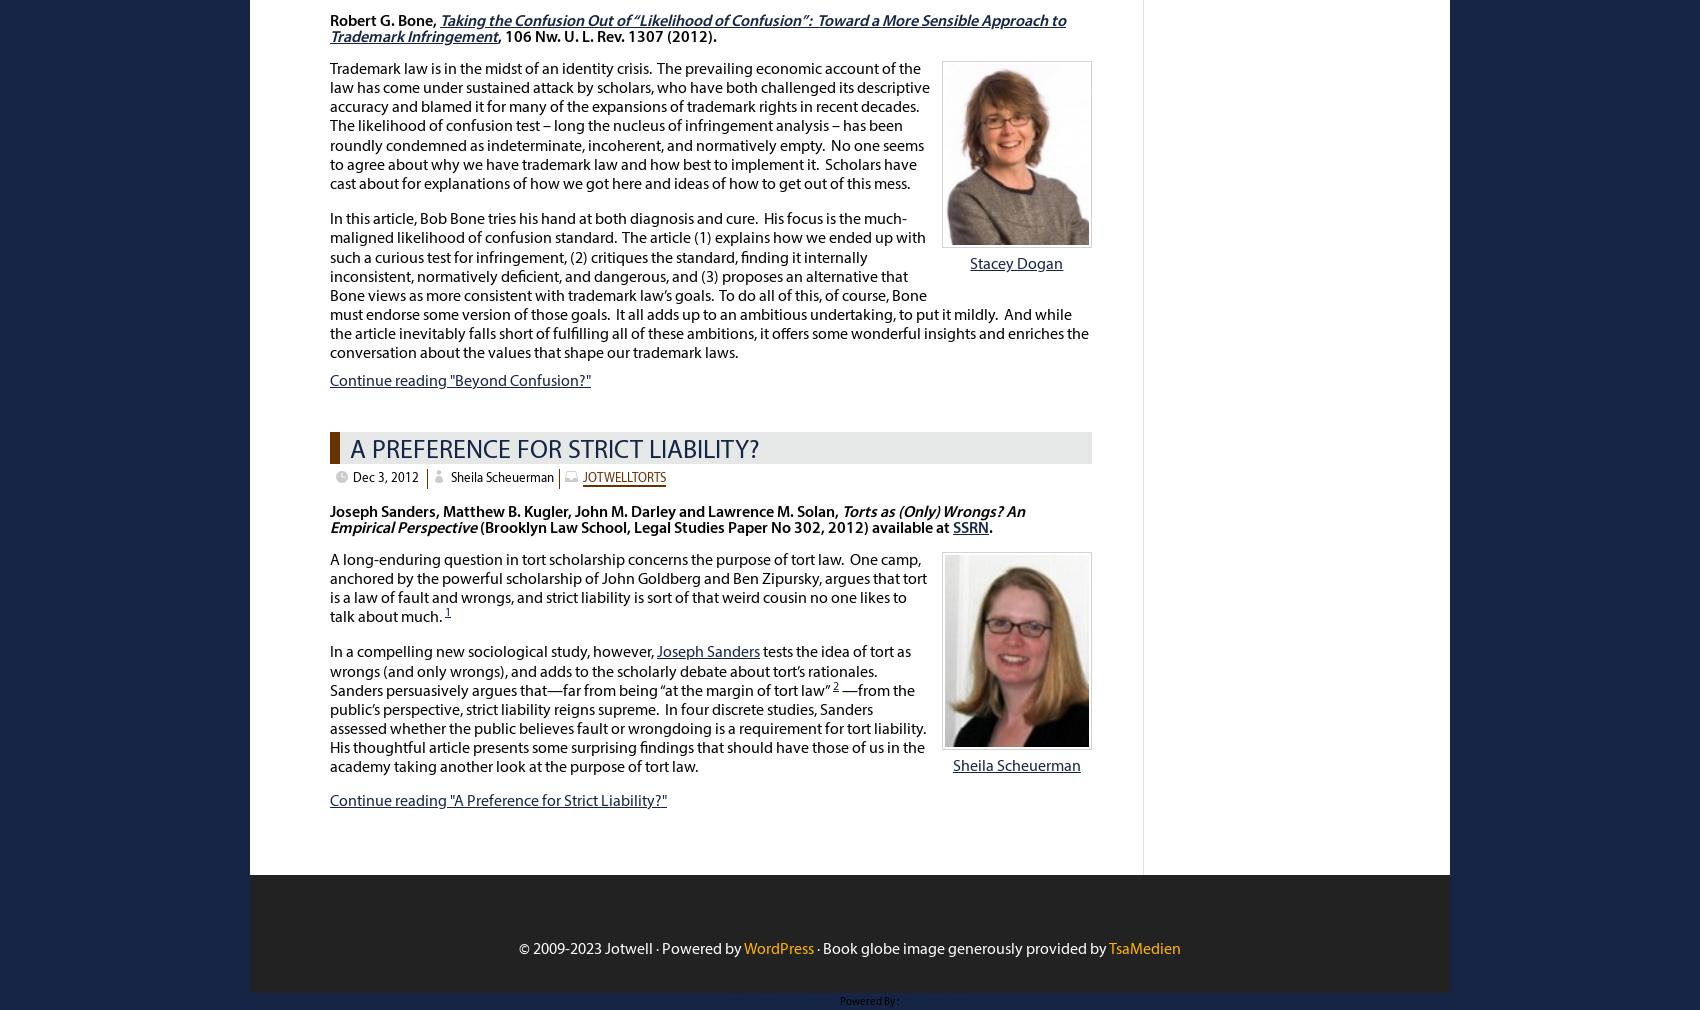 The width and height of the screenshot is (1700, 1010). Describe the element at coordinates (460, 380) in the screenshot. I see `'Continue reading "Beyond Confusion?"'` at that location.